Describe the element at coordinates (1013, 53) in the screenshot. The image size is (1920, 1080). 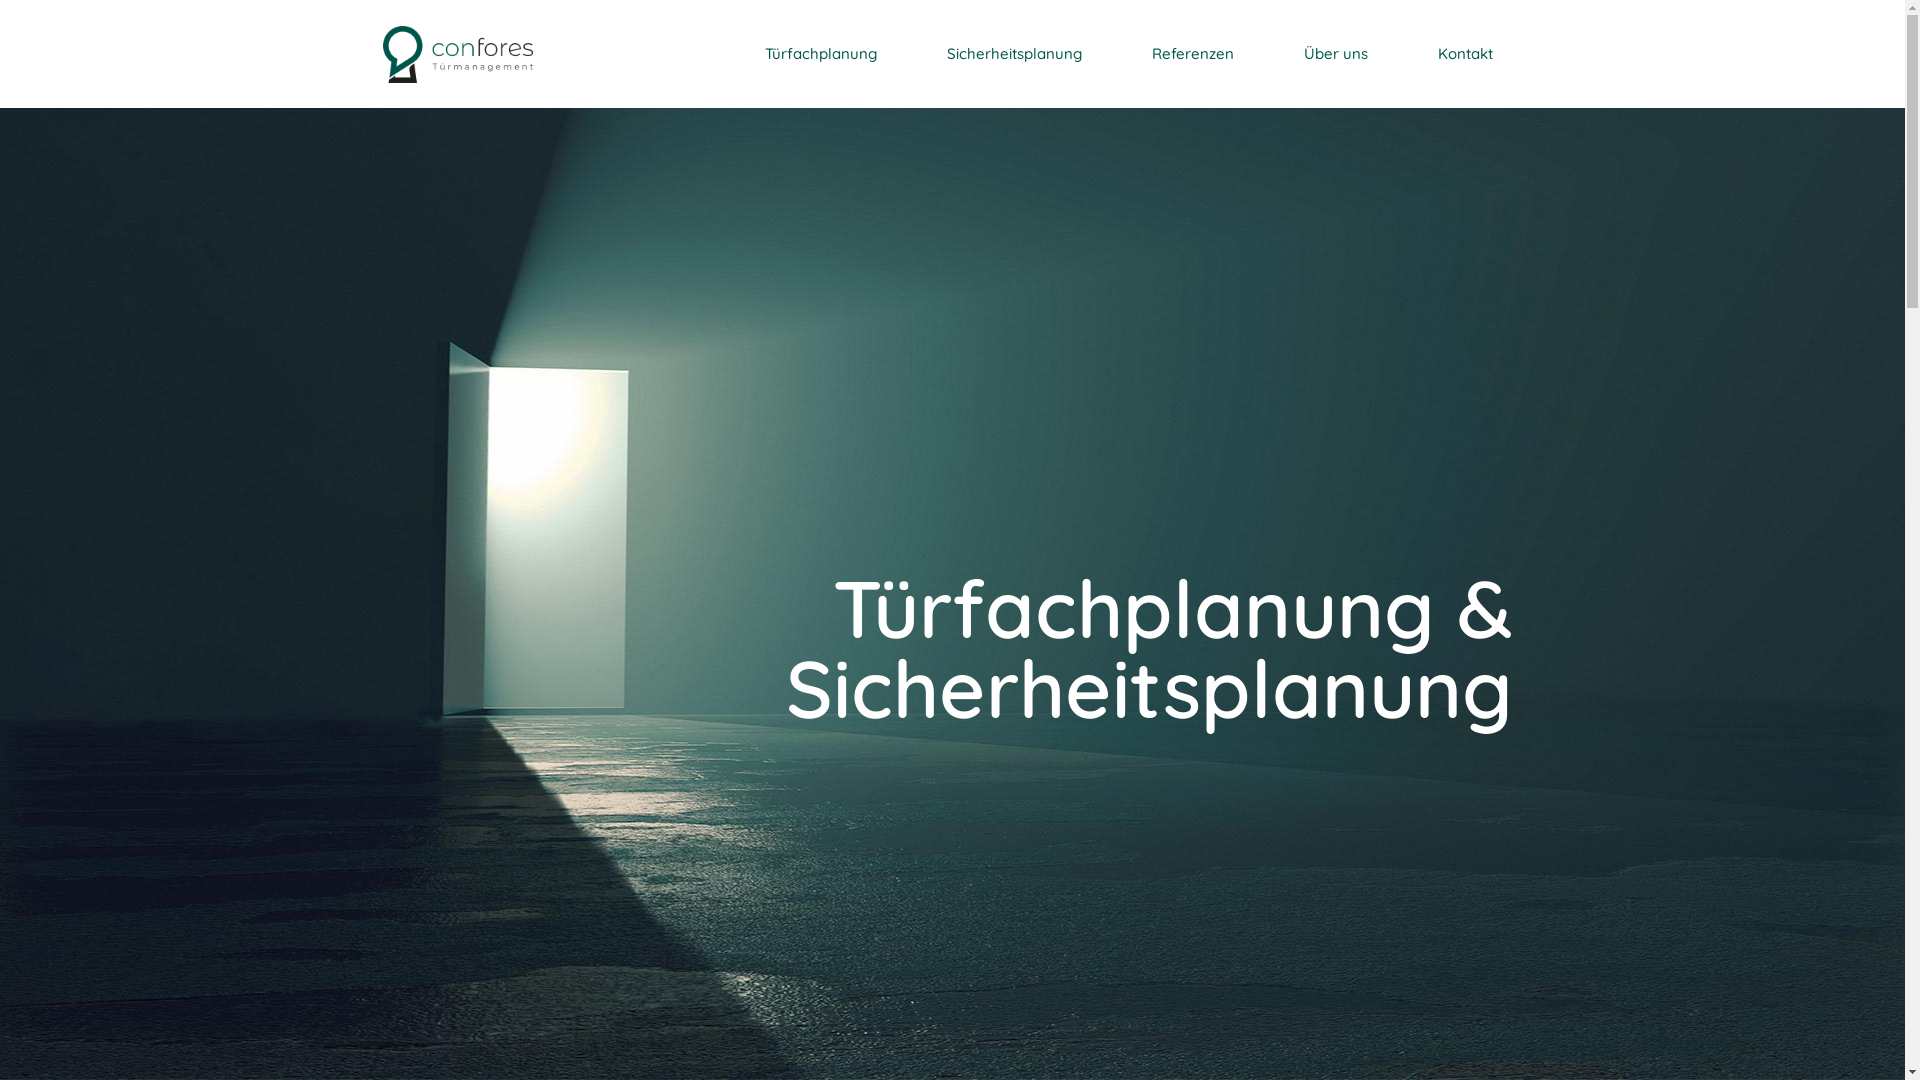
I see `'Sicherheitsplanung'` at that location.